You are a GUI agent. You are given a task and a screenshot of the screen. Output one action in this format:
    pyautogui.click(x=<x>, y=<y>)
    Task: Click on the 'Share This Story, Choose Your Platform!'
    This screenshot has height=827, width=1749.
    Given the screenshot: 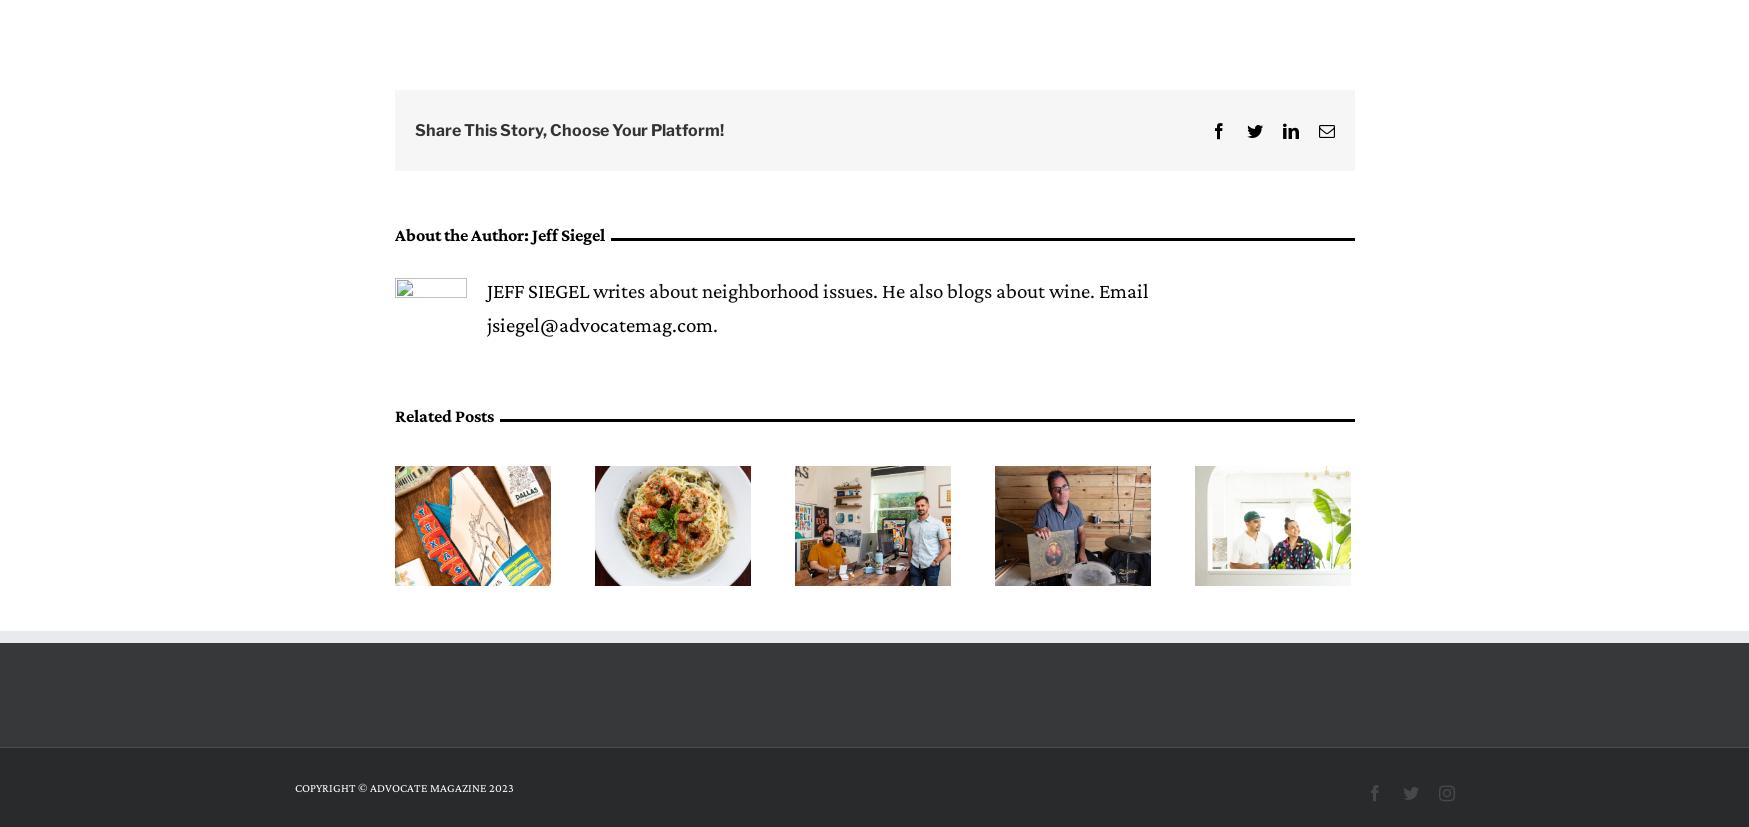 What is the action you would take?
    pyautogui.click(x=567, y=129)
    